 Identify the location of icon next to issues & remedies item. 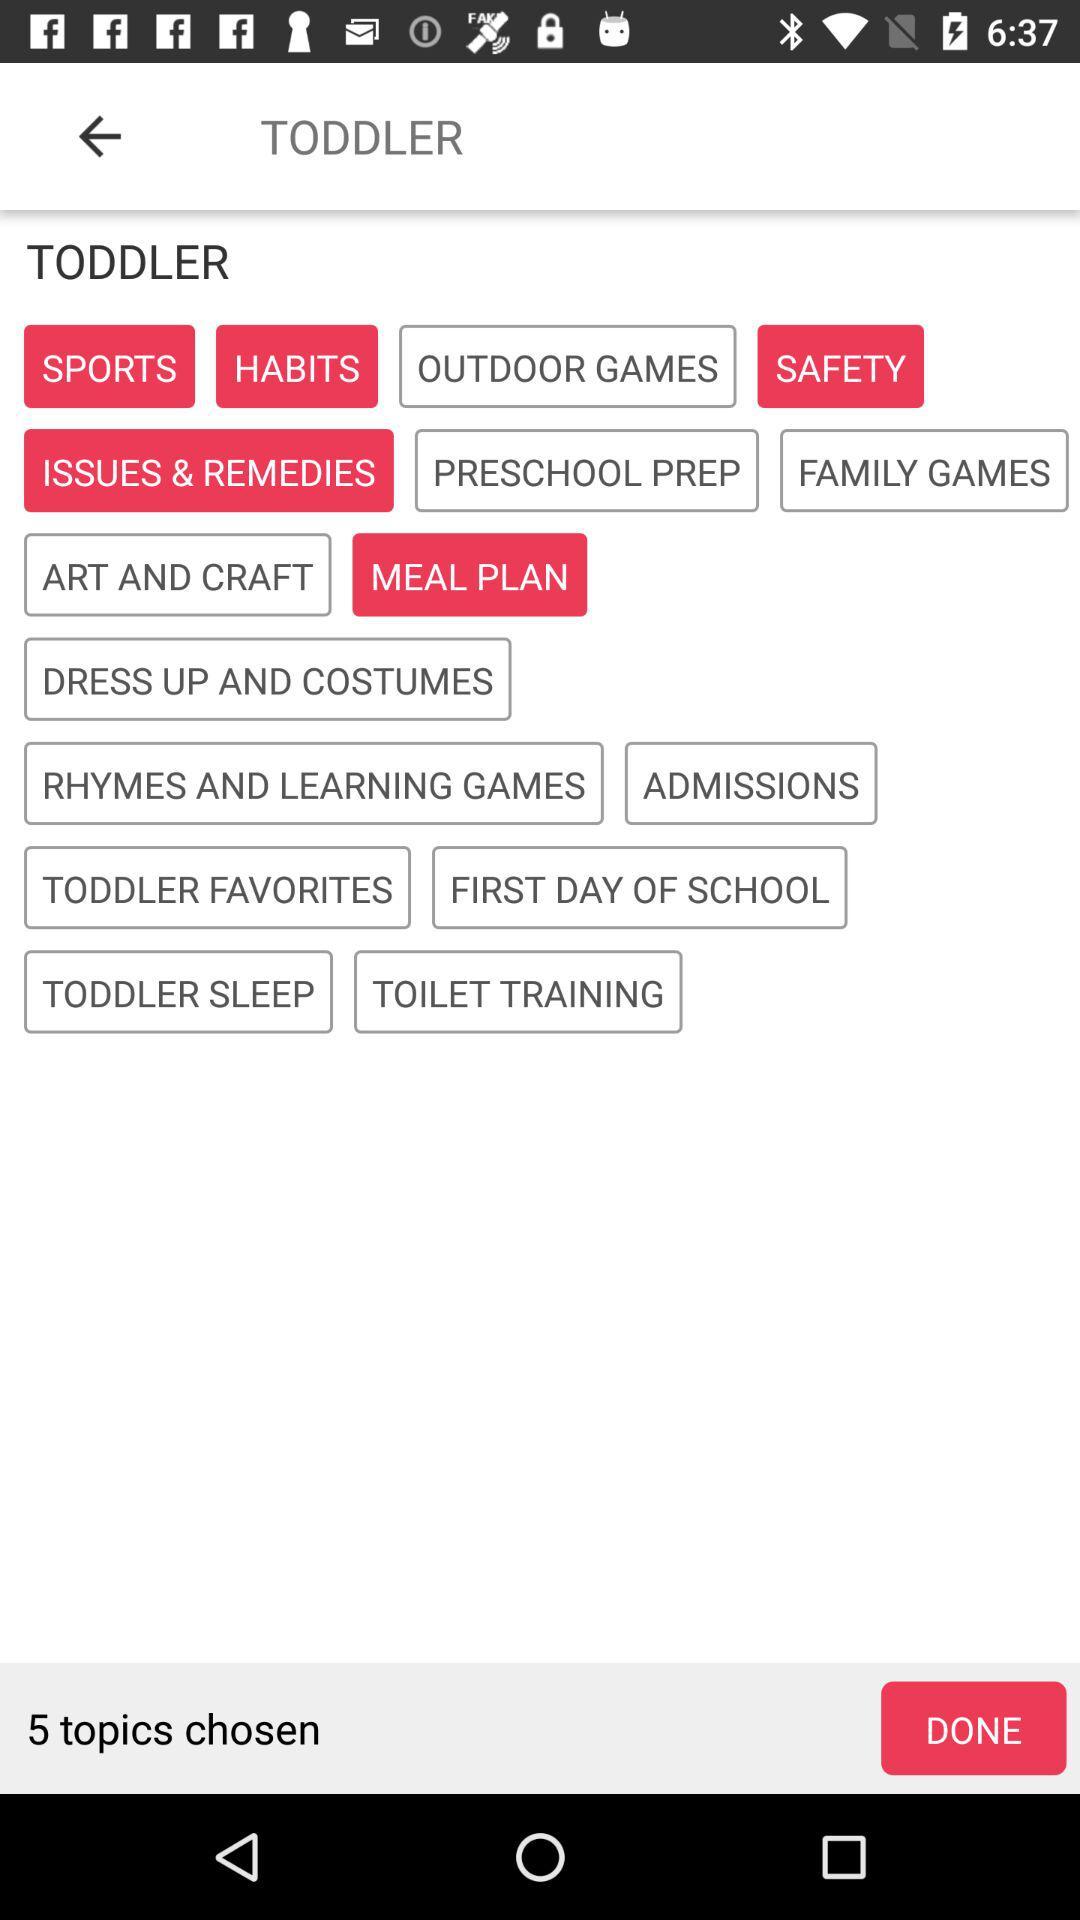
(585, 470).